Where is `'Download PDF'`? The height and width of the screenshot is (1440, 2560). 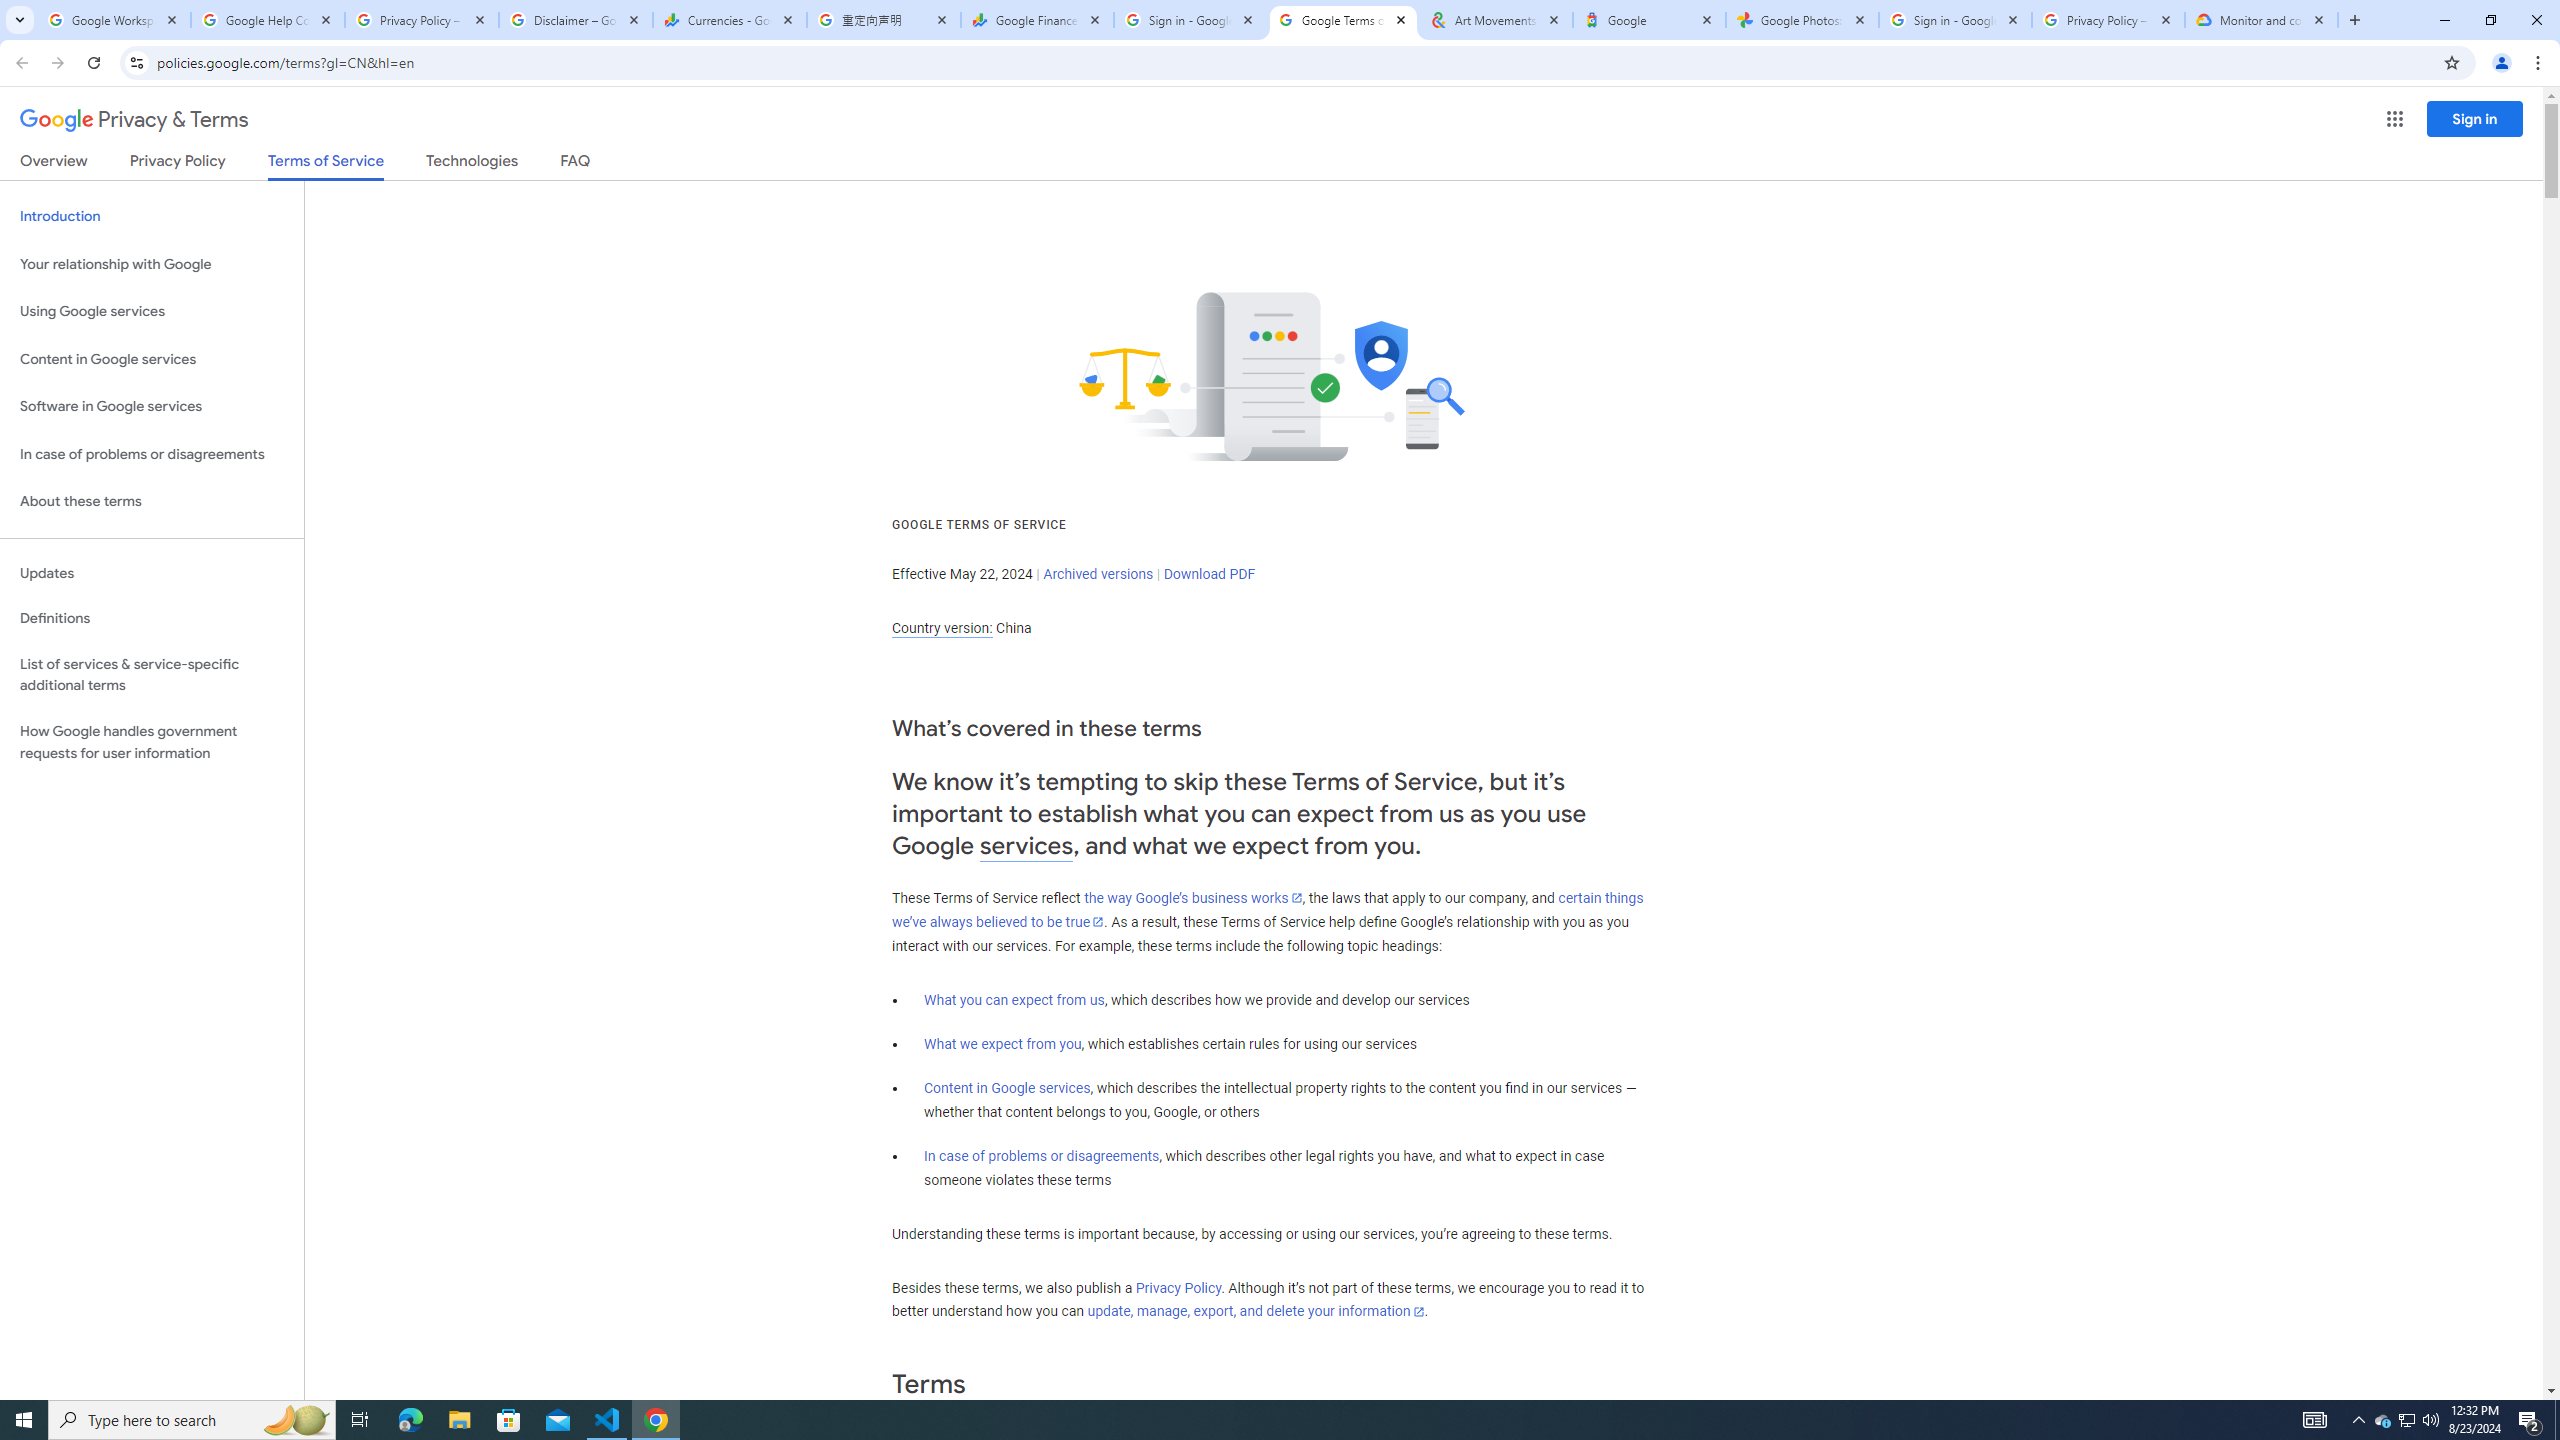
'Download PDF' is located at coordinates (1208, 572).